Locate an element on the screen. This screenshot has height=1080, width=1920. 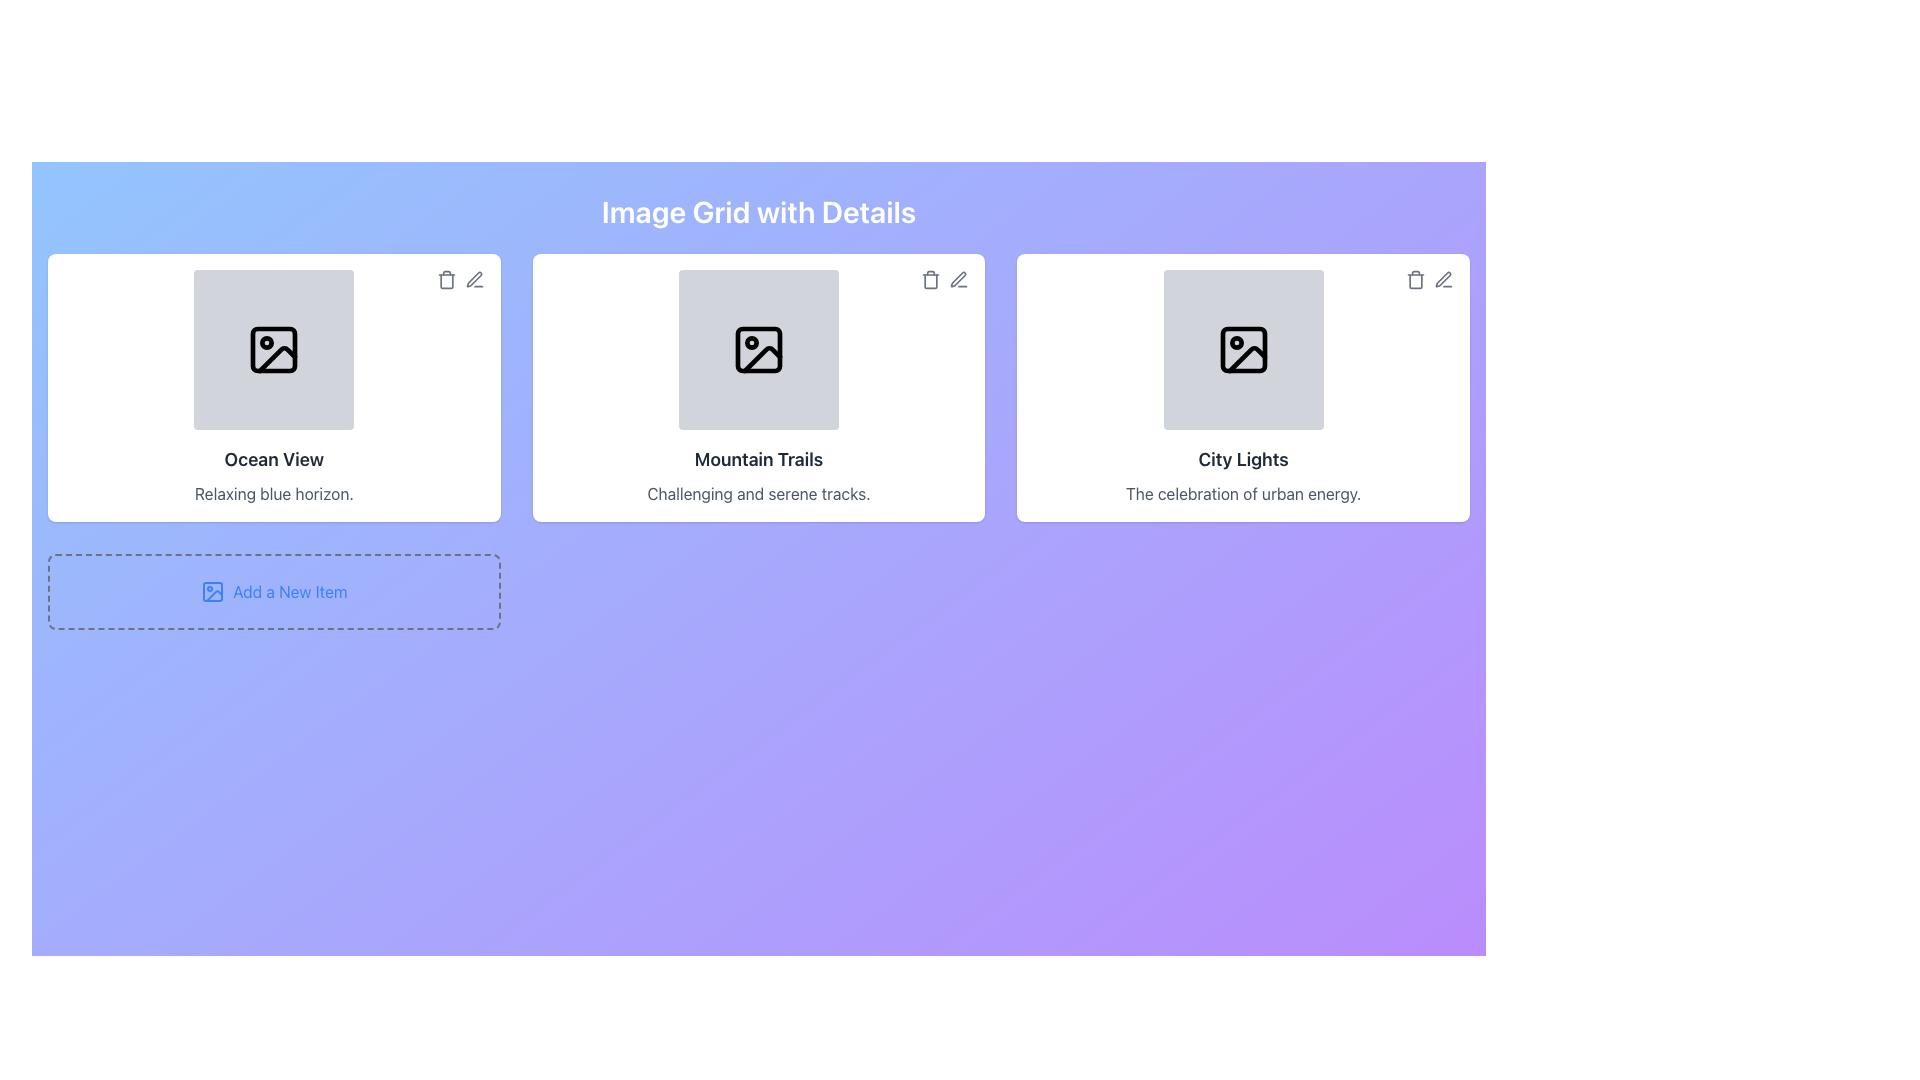
the textual label displaying 'Challenging and serene tracks.' which is centrally aligned below the 'Mountain Trails' title in the second card of a three-card layout is located at coordinates (757, 493).